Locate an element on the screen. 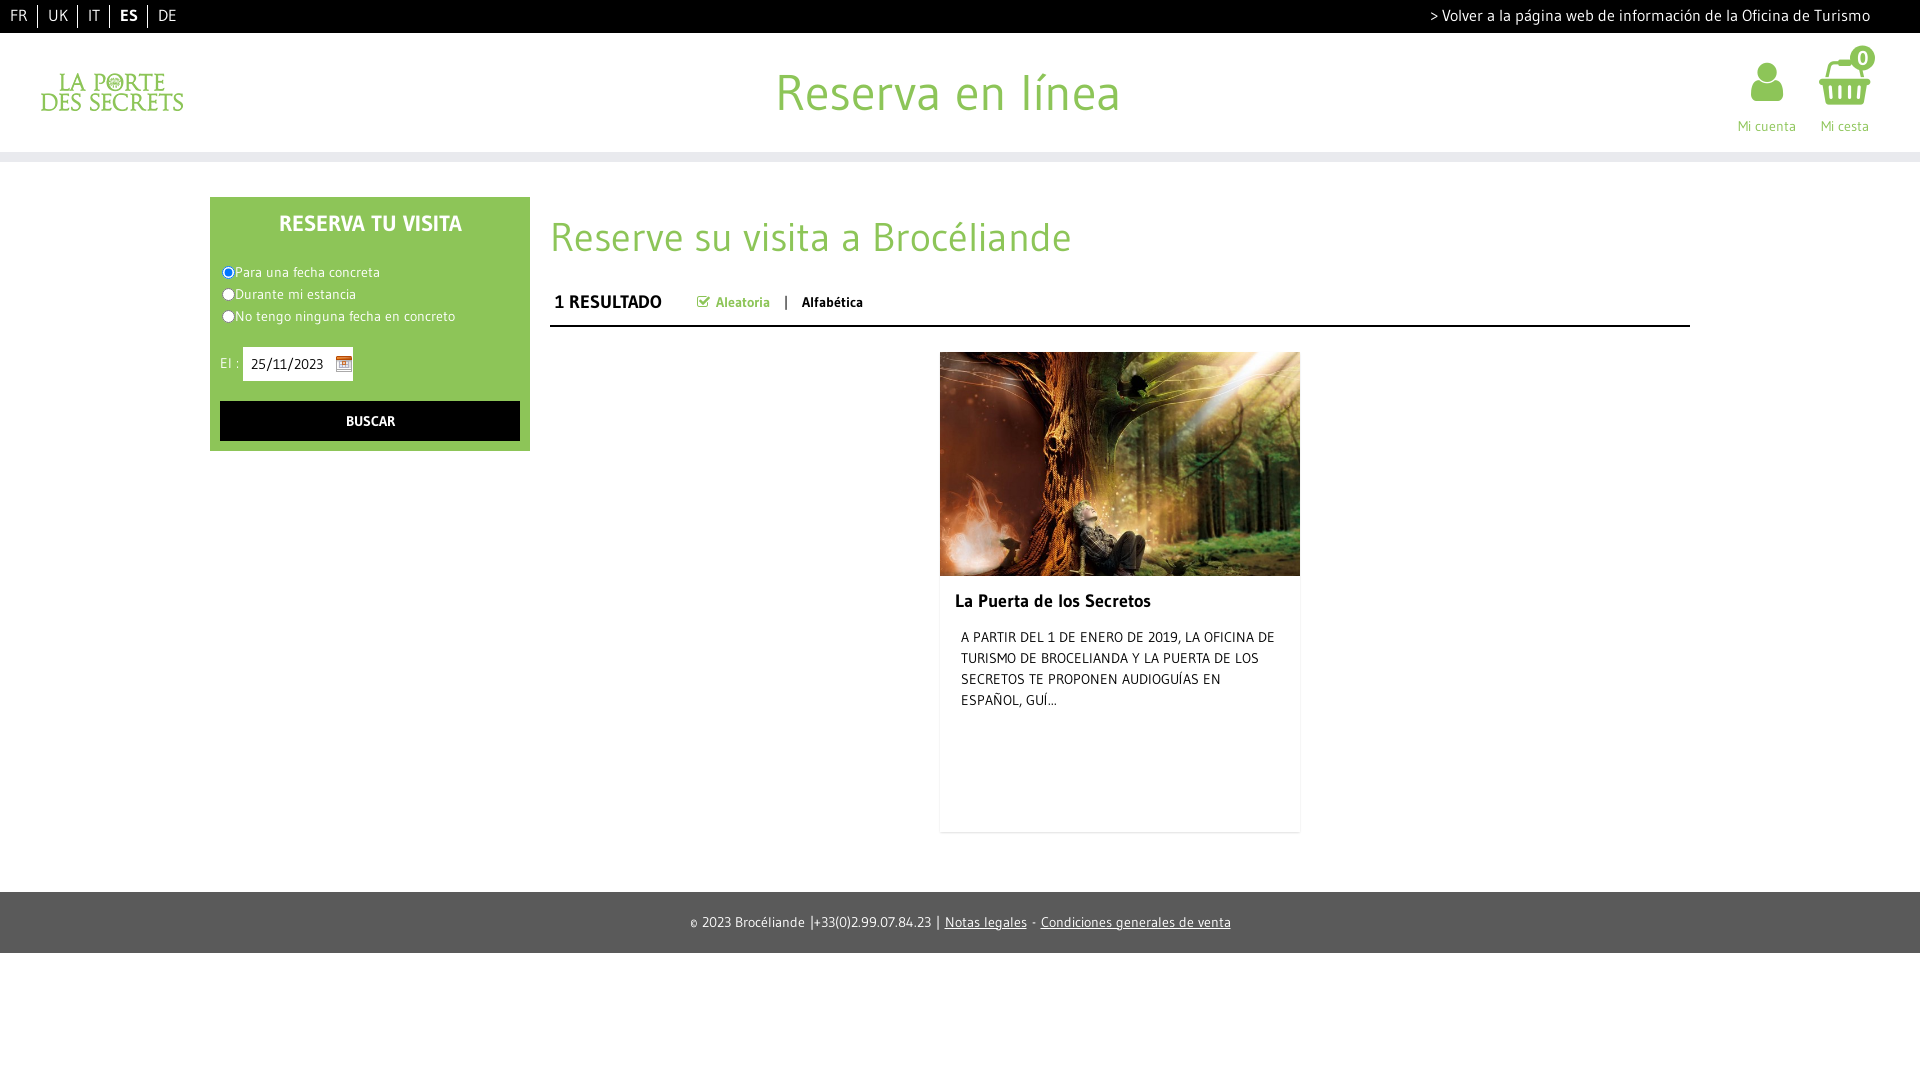 This screenshot has height=1080, width=1920. 'UK' is located at coordinates (48, 15).